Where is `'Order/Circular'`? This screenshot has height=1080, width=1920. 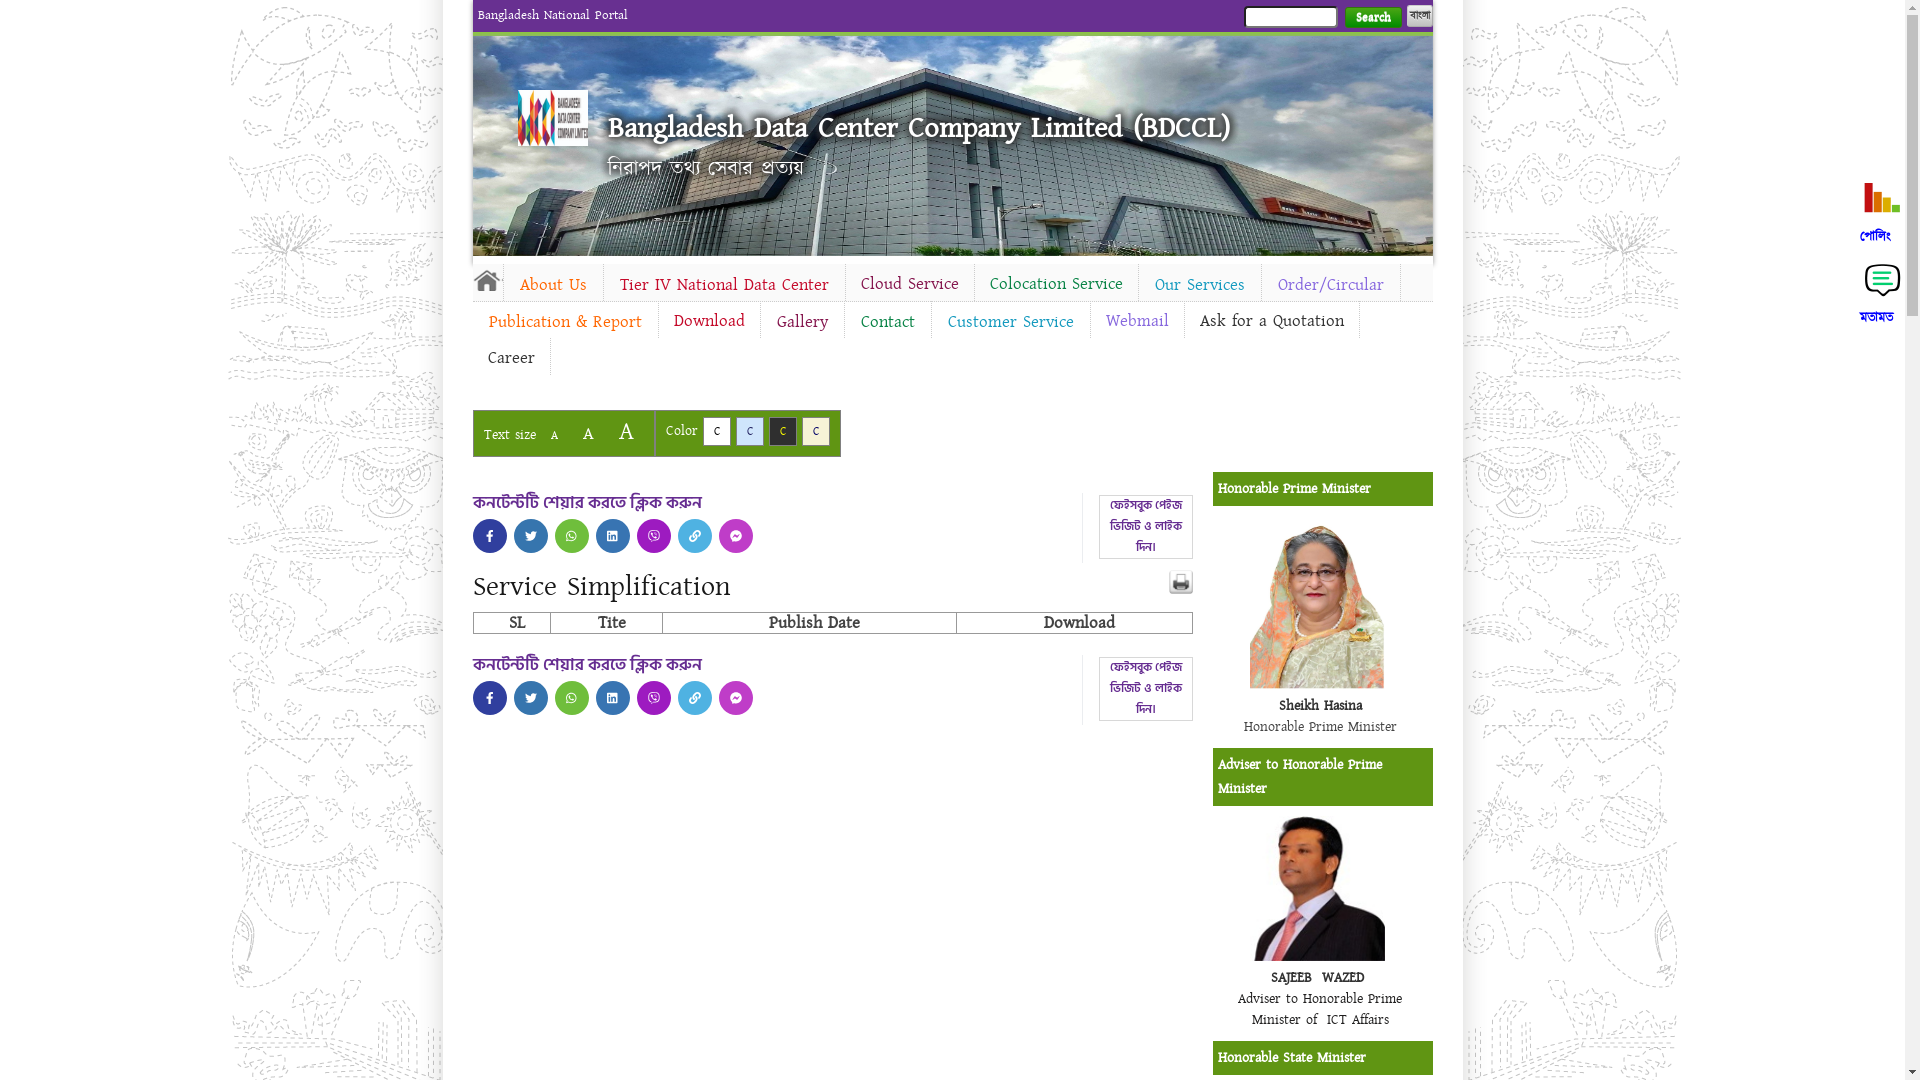 'Order/Circular' is located at coordinates (1330, 285).